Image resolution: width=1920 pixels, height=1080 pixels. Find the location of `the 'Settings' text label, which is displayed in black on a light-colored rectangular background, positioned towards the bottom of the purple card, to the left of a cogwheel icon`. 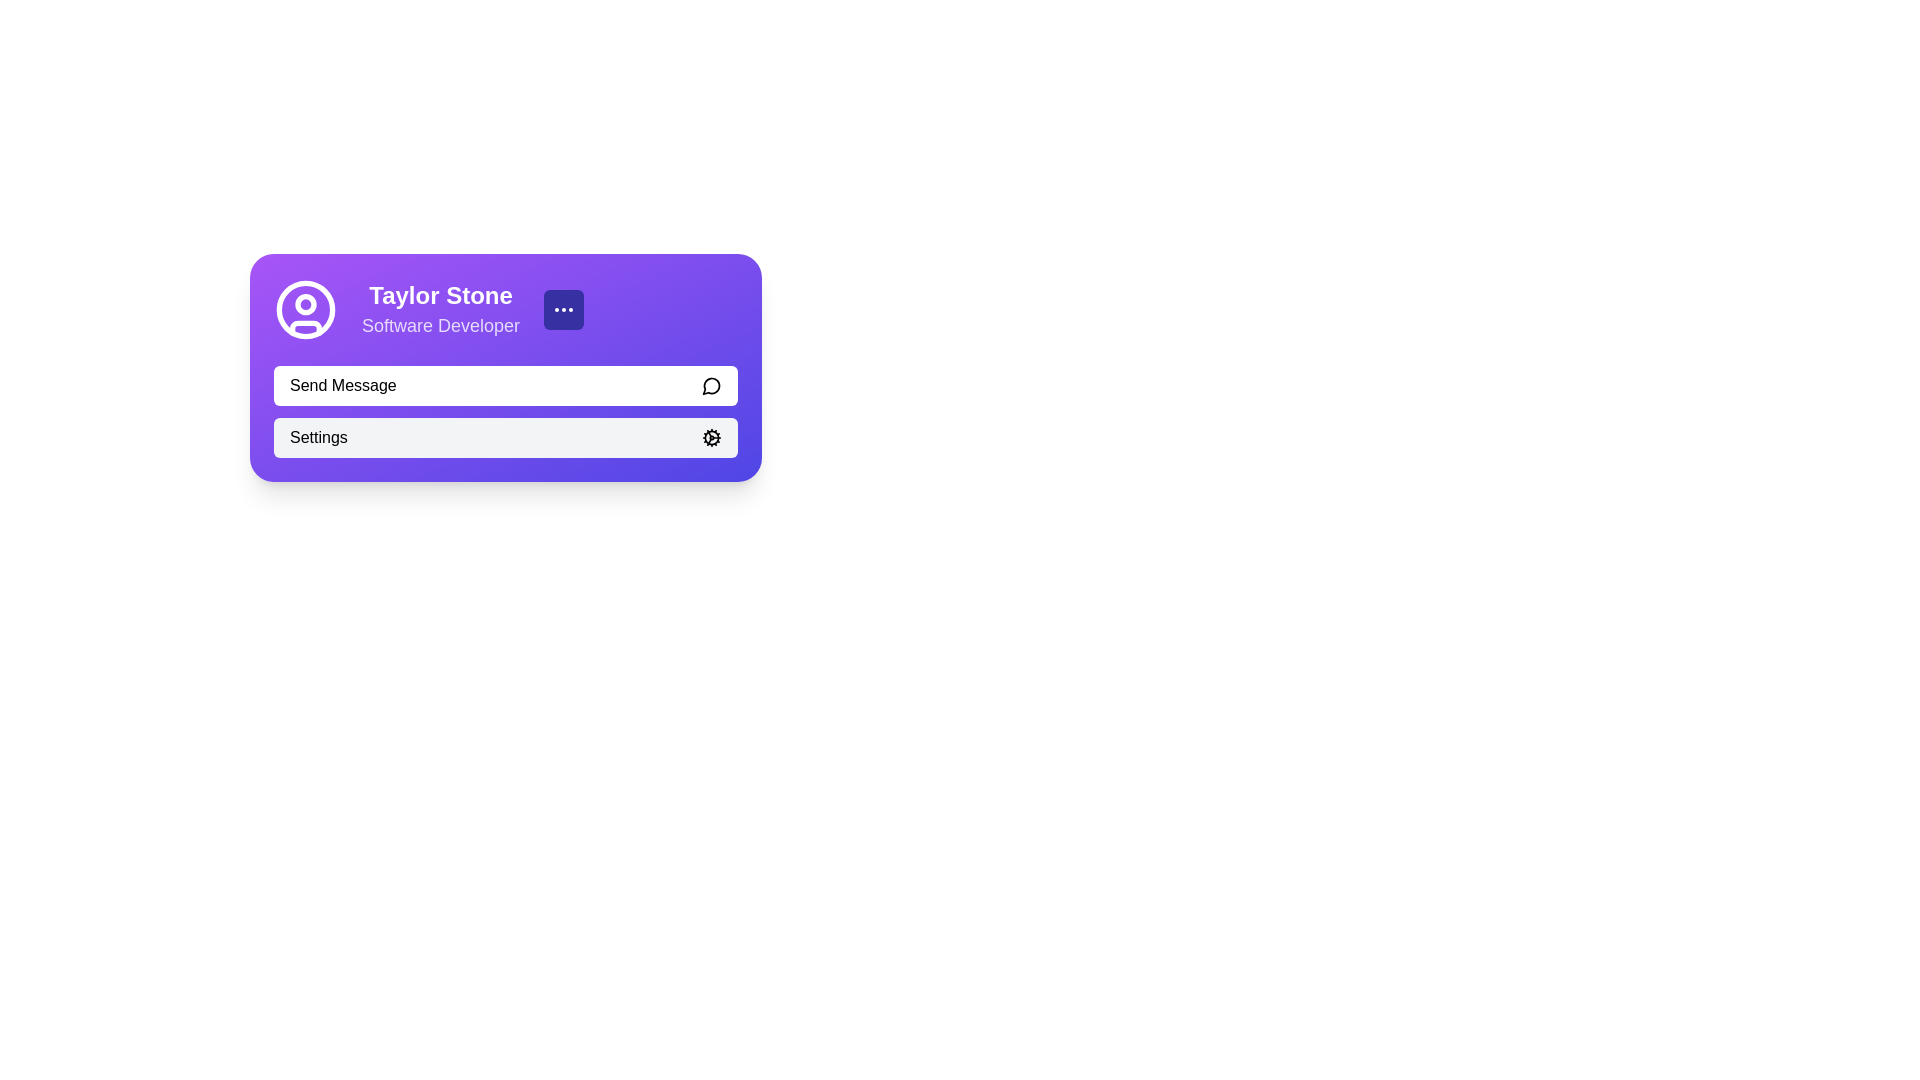

the 'Settings' text label, which is displayed in black on a light-colored rectangular background, positioned towards the bottom of the purple card, to the left of a cogwheel icon is located at coordinates (317, 437).